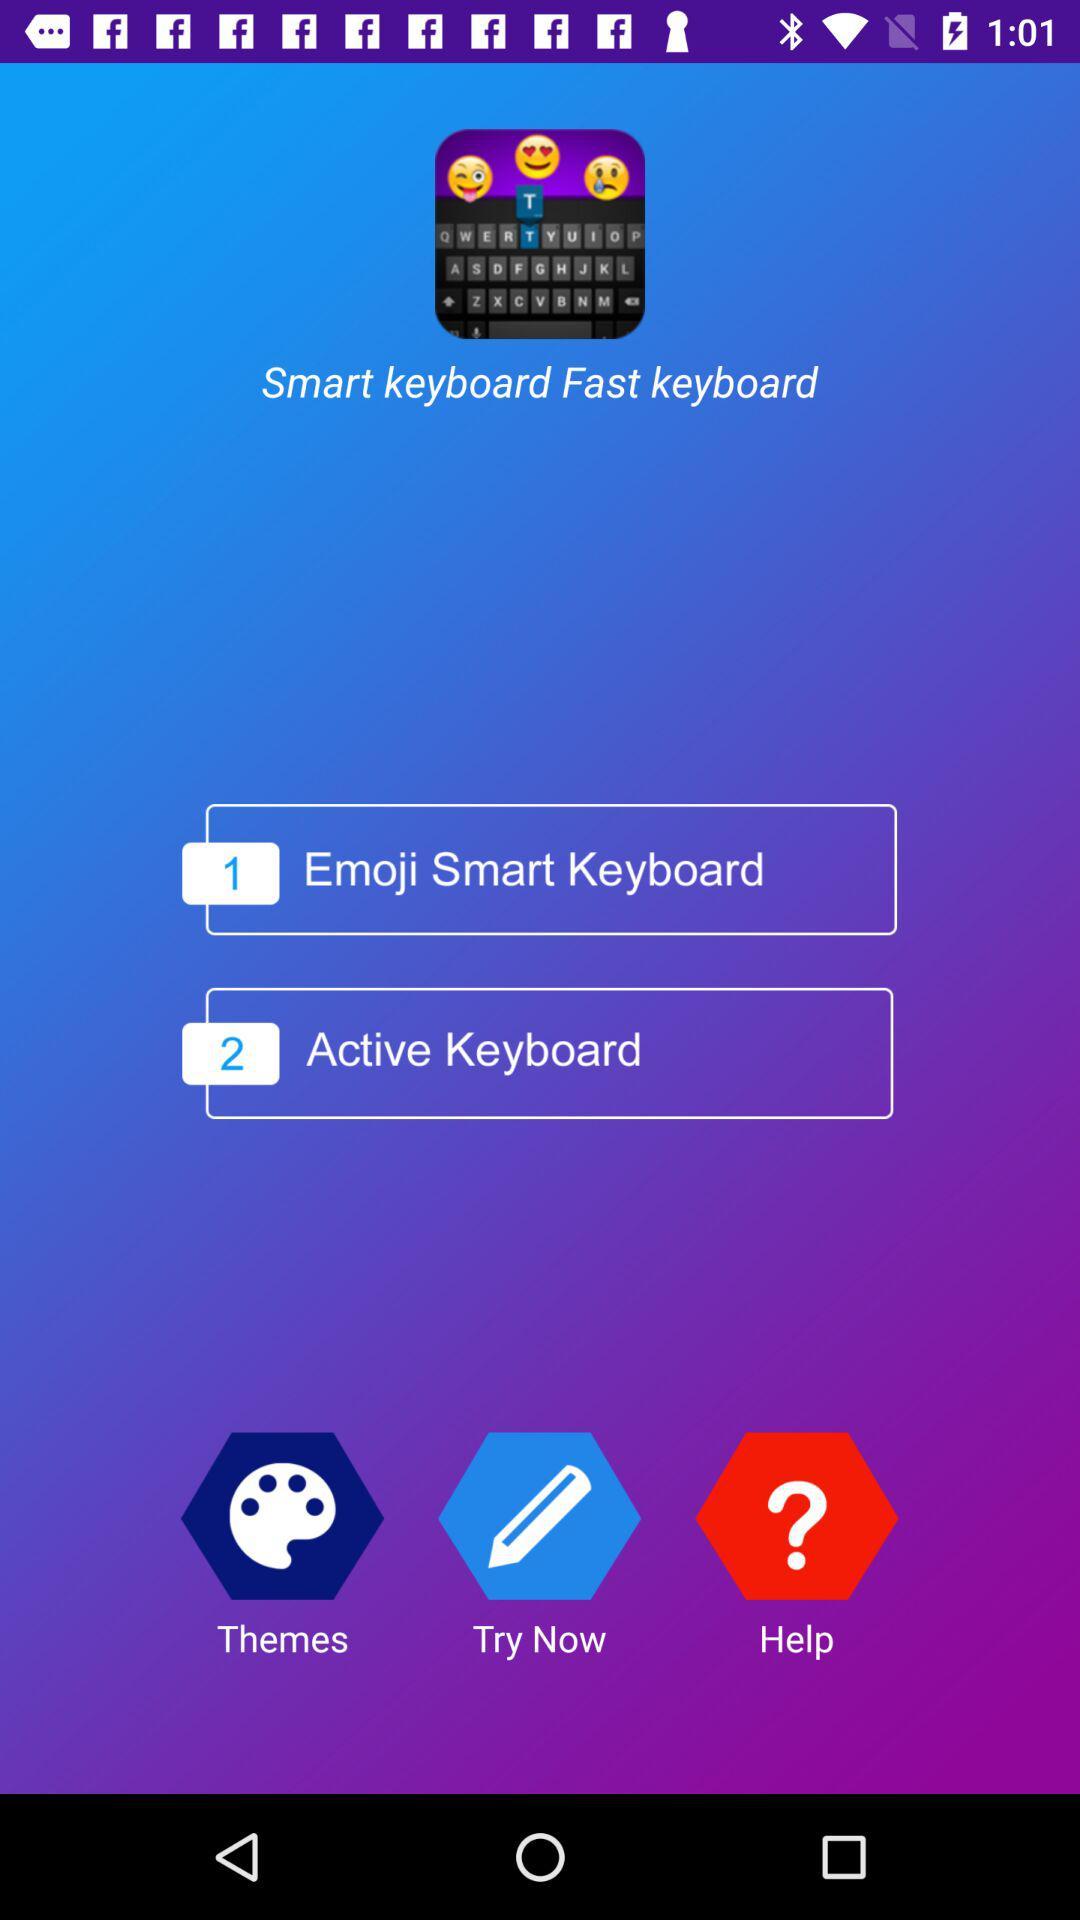 The image size is (1080, 1920). I want to click on open smart keyboard install, so click(538, 869).